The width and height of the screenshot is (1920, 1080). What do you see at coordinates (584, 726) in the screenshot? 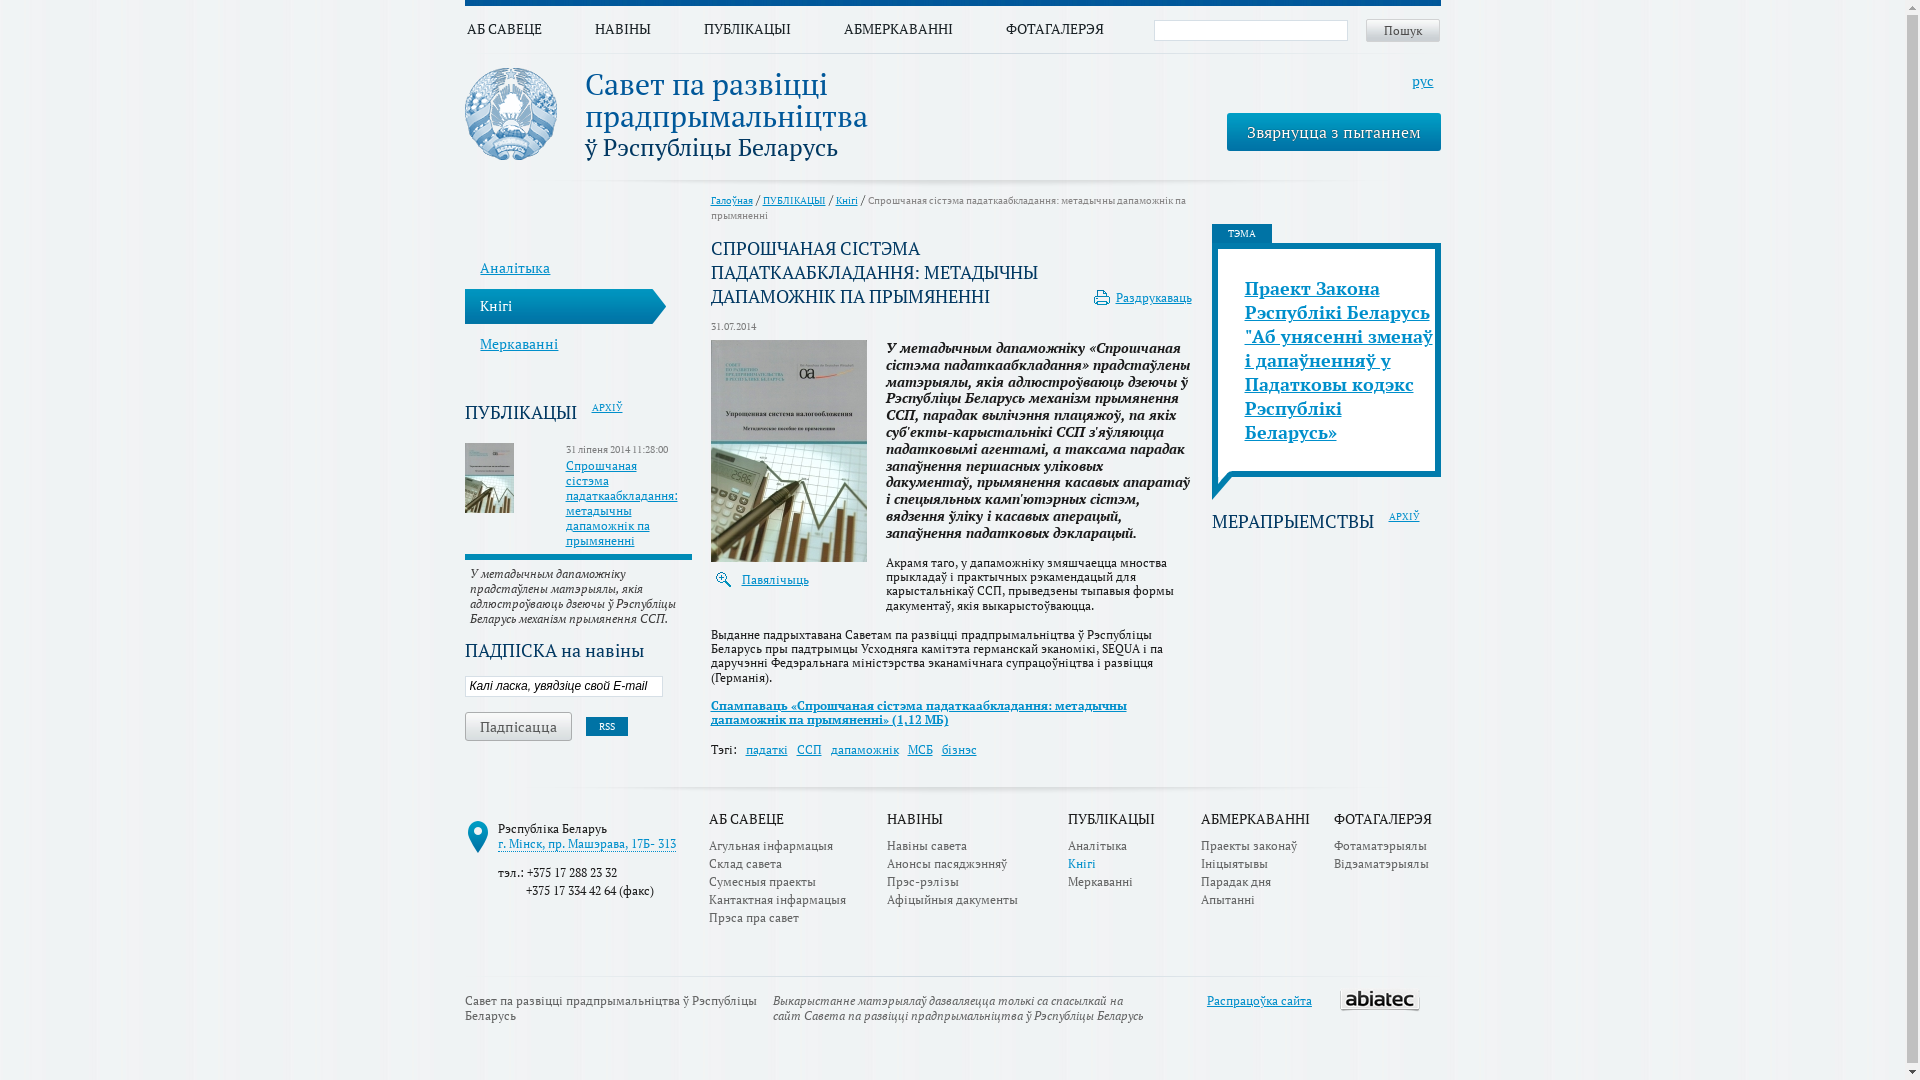
I see `'RSS'` at bounding box center [584, 726].